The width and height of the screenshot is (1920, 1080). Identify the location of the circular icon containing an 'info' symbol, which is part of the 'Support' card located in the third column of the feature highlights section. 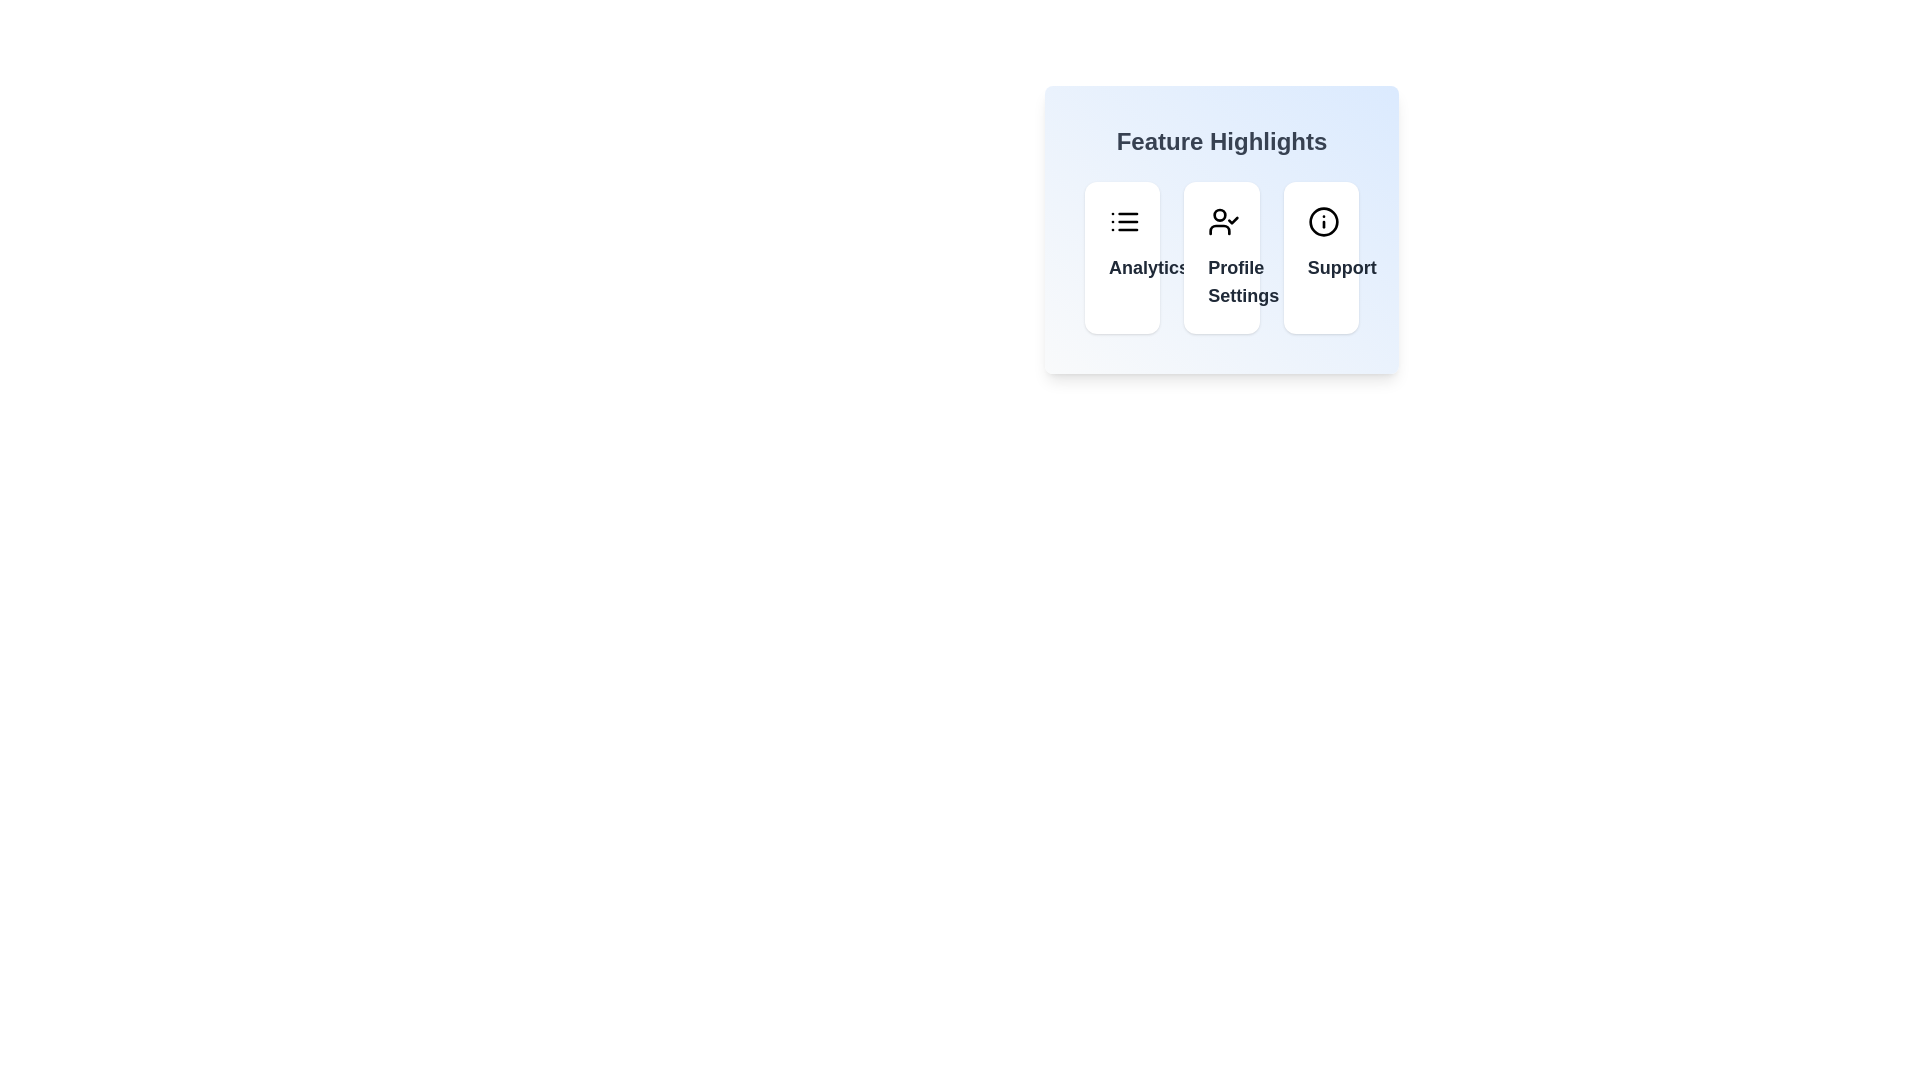
(1323, 222).